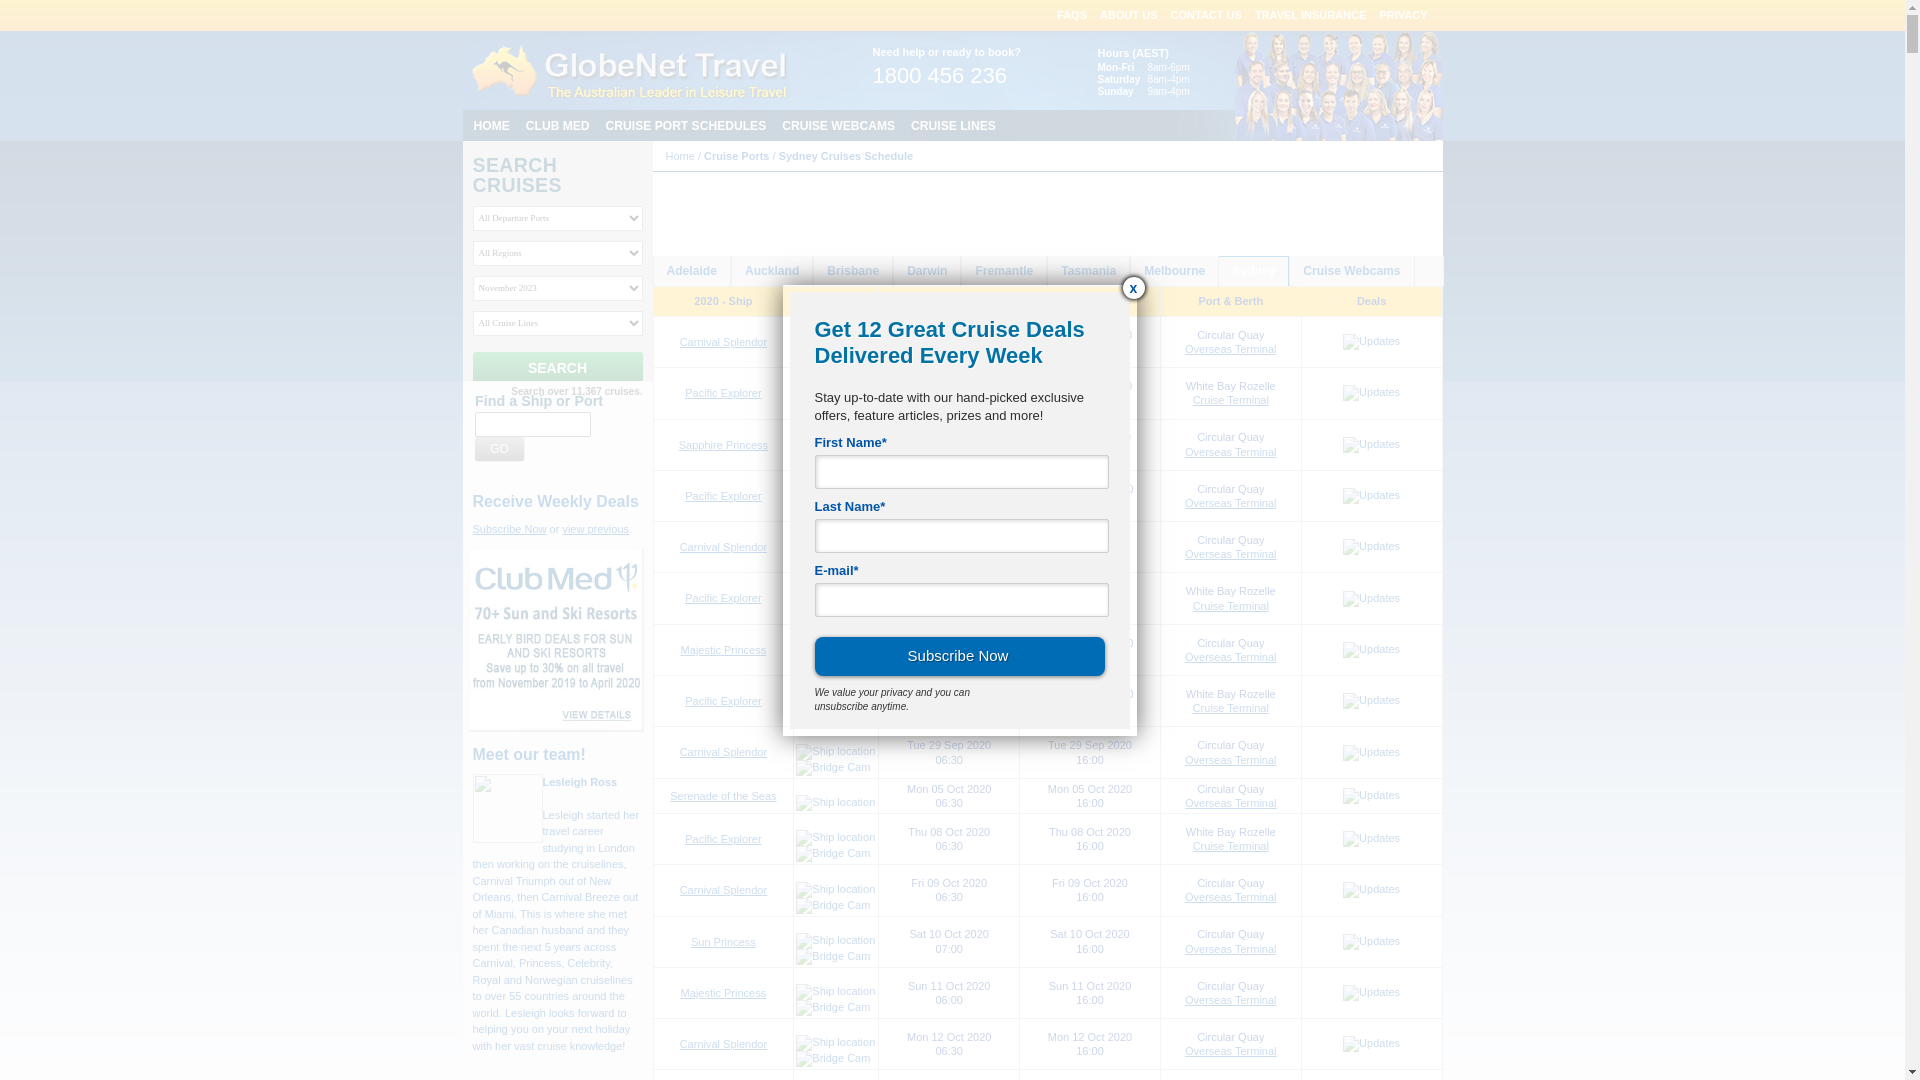 This screenshot has height=1080, width=1920. What do you see at coordinates (1174, 271) in the screenshot?
I see `'Melbourne'` at bounding box center [1174, 271].